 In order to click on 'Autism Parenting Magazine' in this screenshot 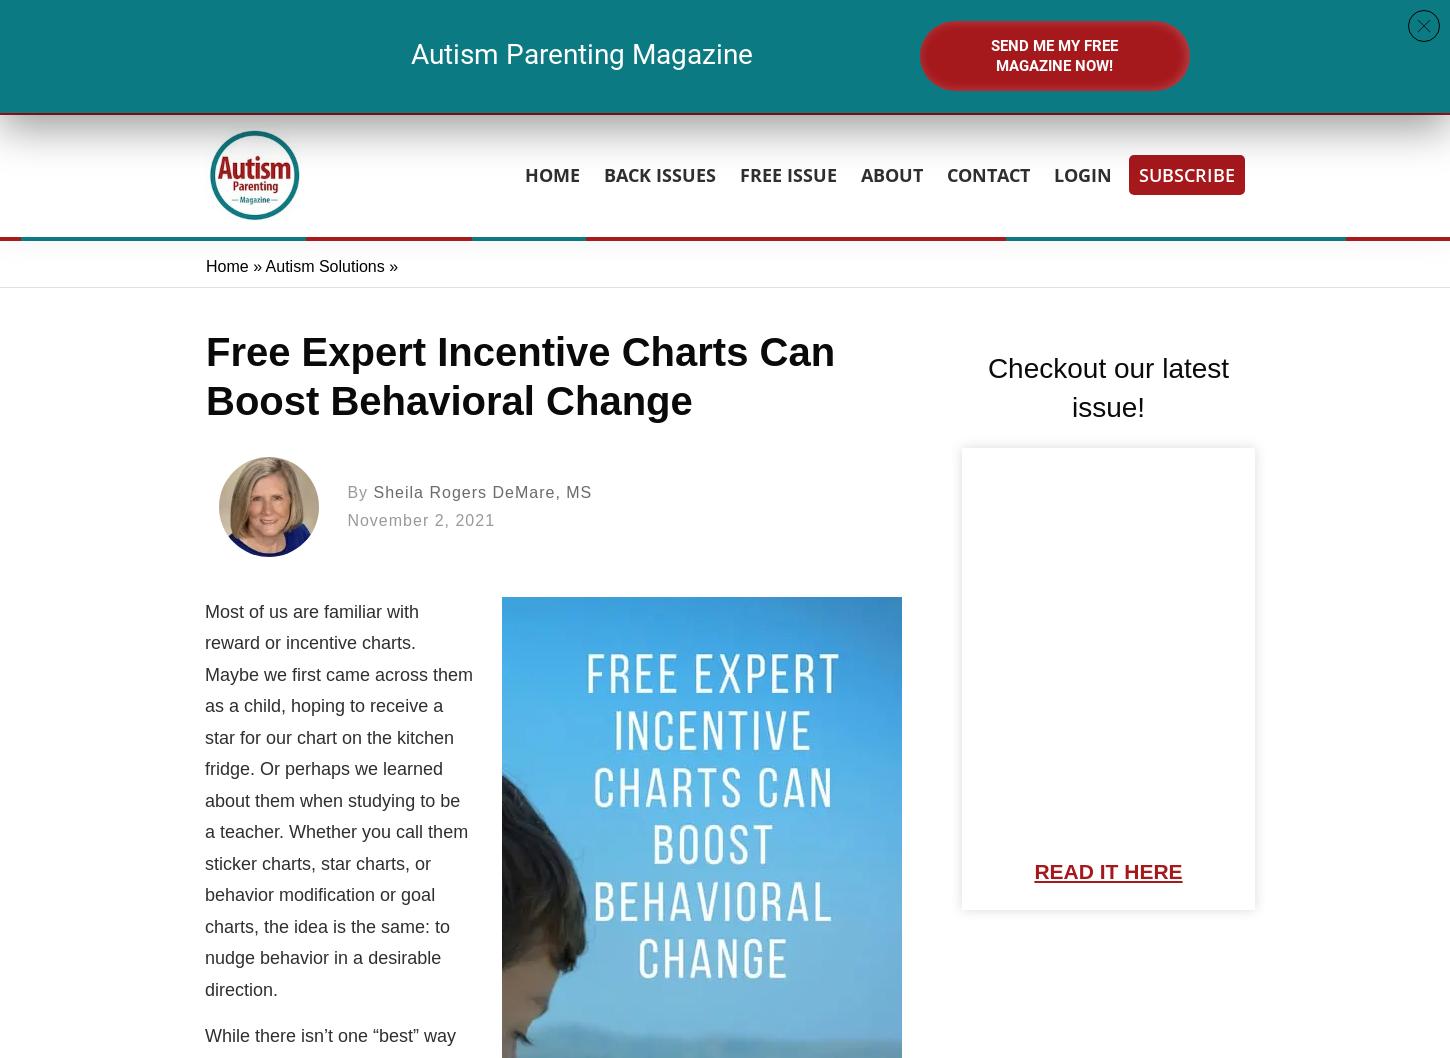, I will do `click(409, 53)`.